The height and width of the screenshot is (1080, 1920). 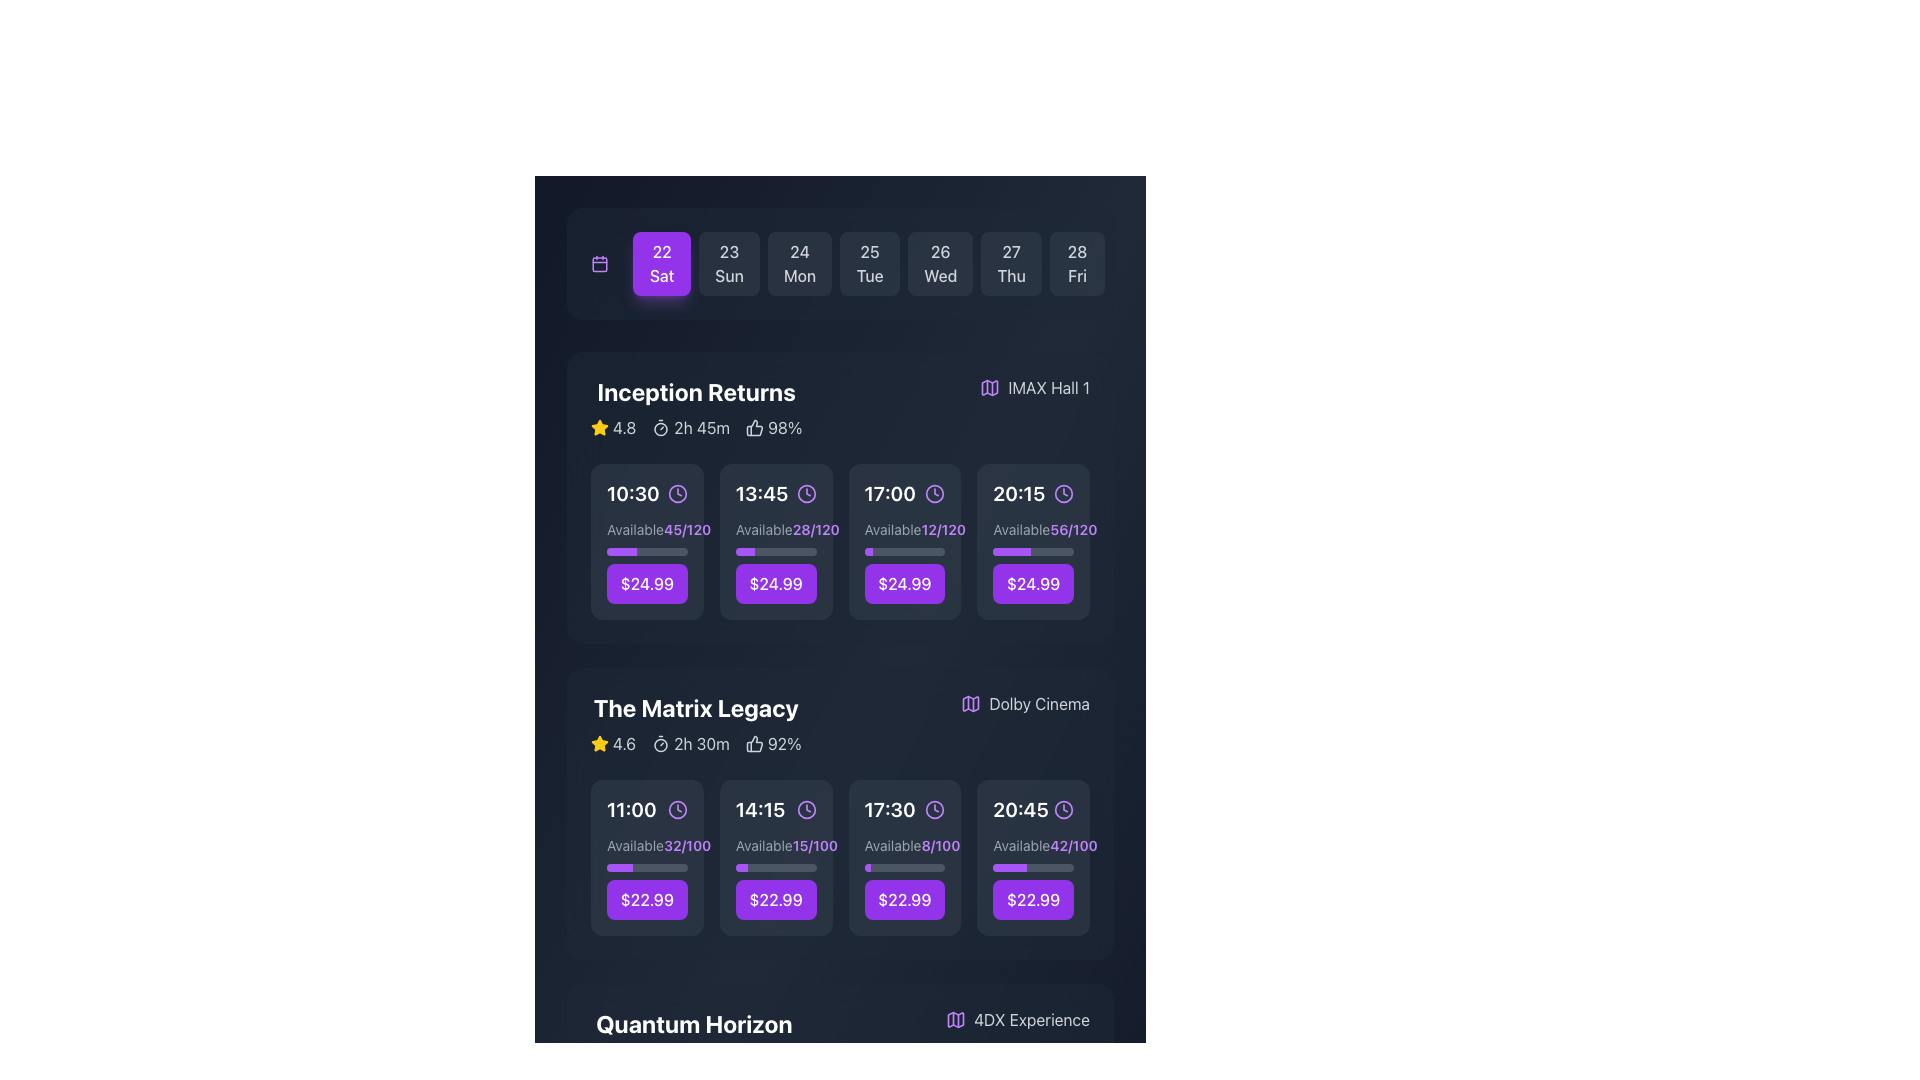 What do you see at coordinates (744, 856) in the screenshot?
I see `the sofa icon, which is a minimalistic design styled with a thin stroke, located within the 'Select Seats' button` at bounding box center [744, 856].